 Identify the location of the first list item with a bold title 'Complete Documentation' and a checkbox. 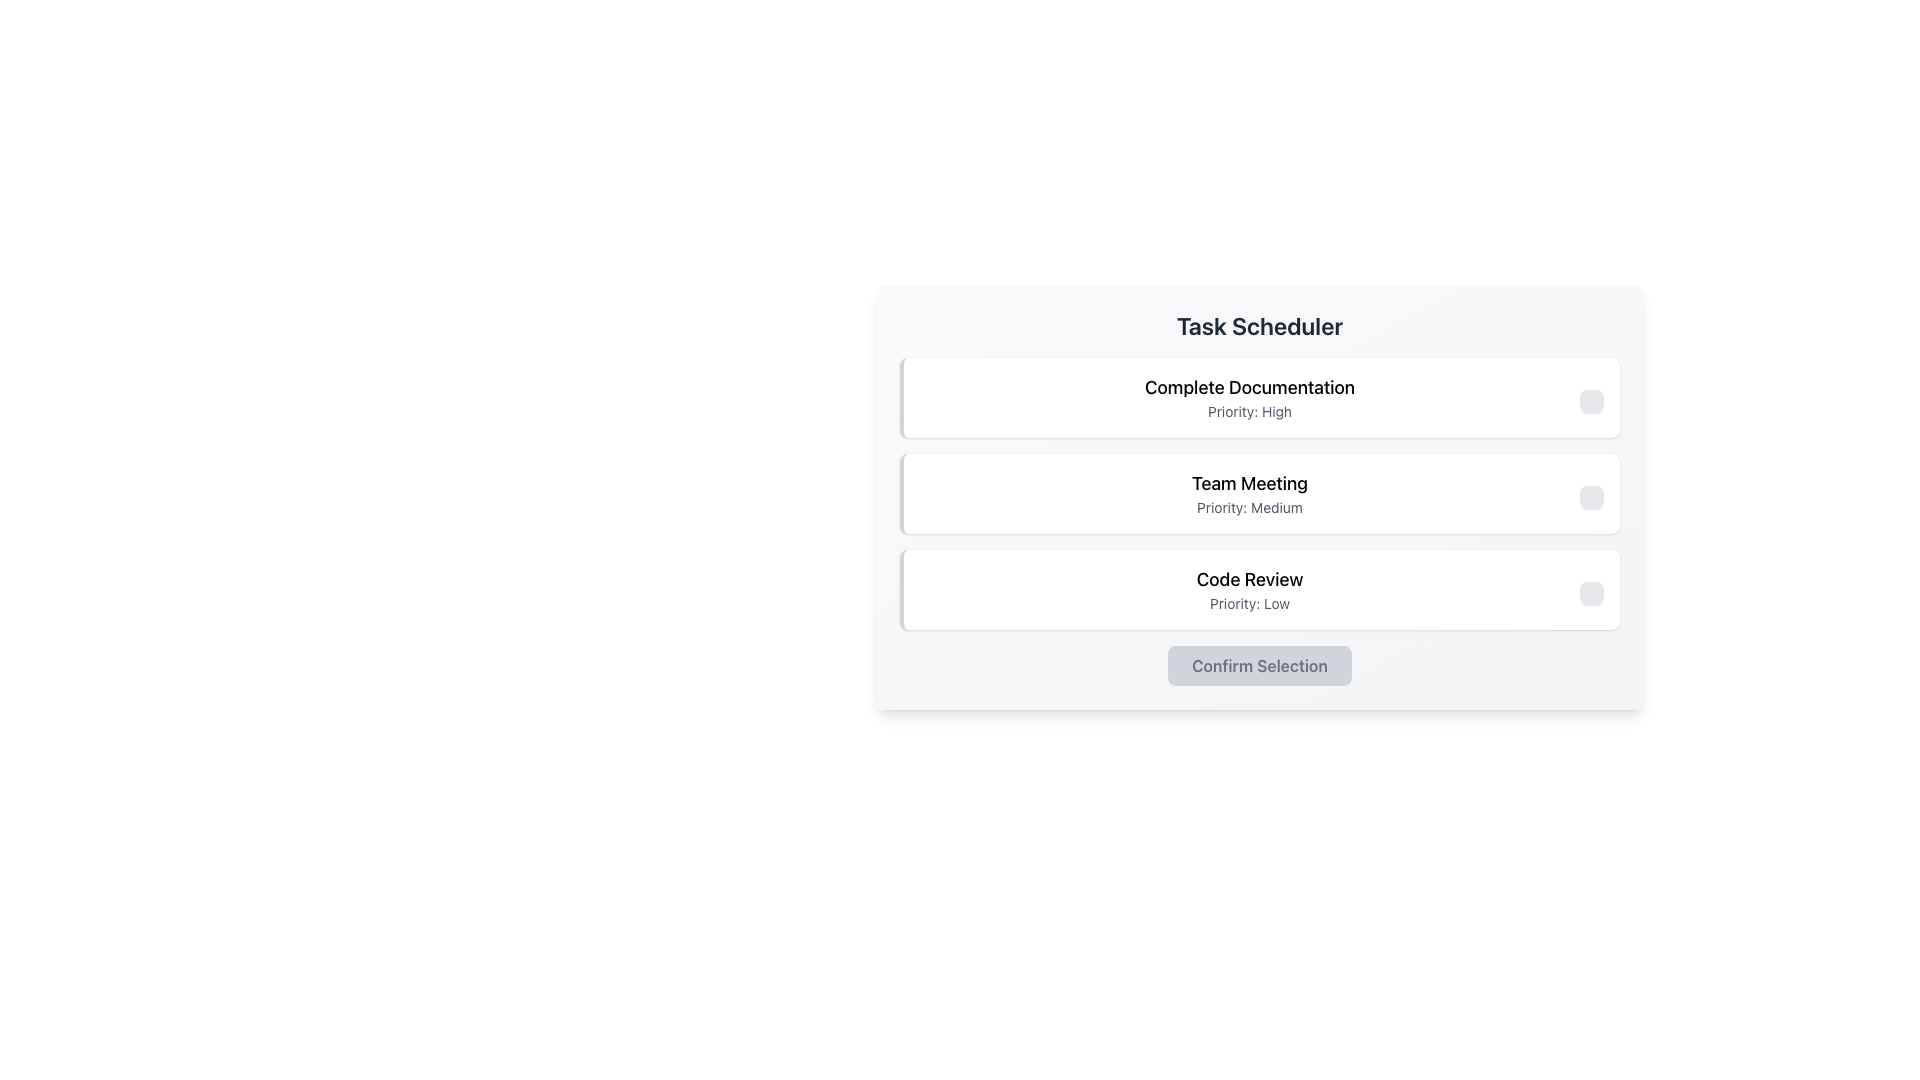
(1258, 397).